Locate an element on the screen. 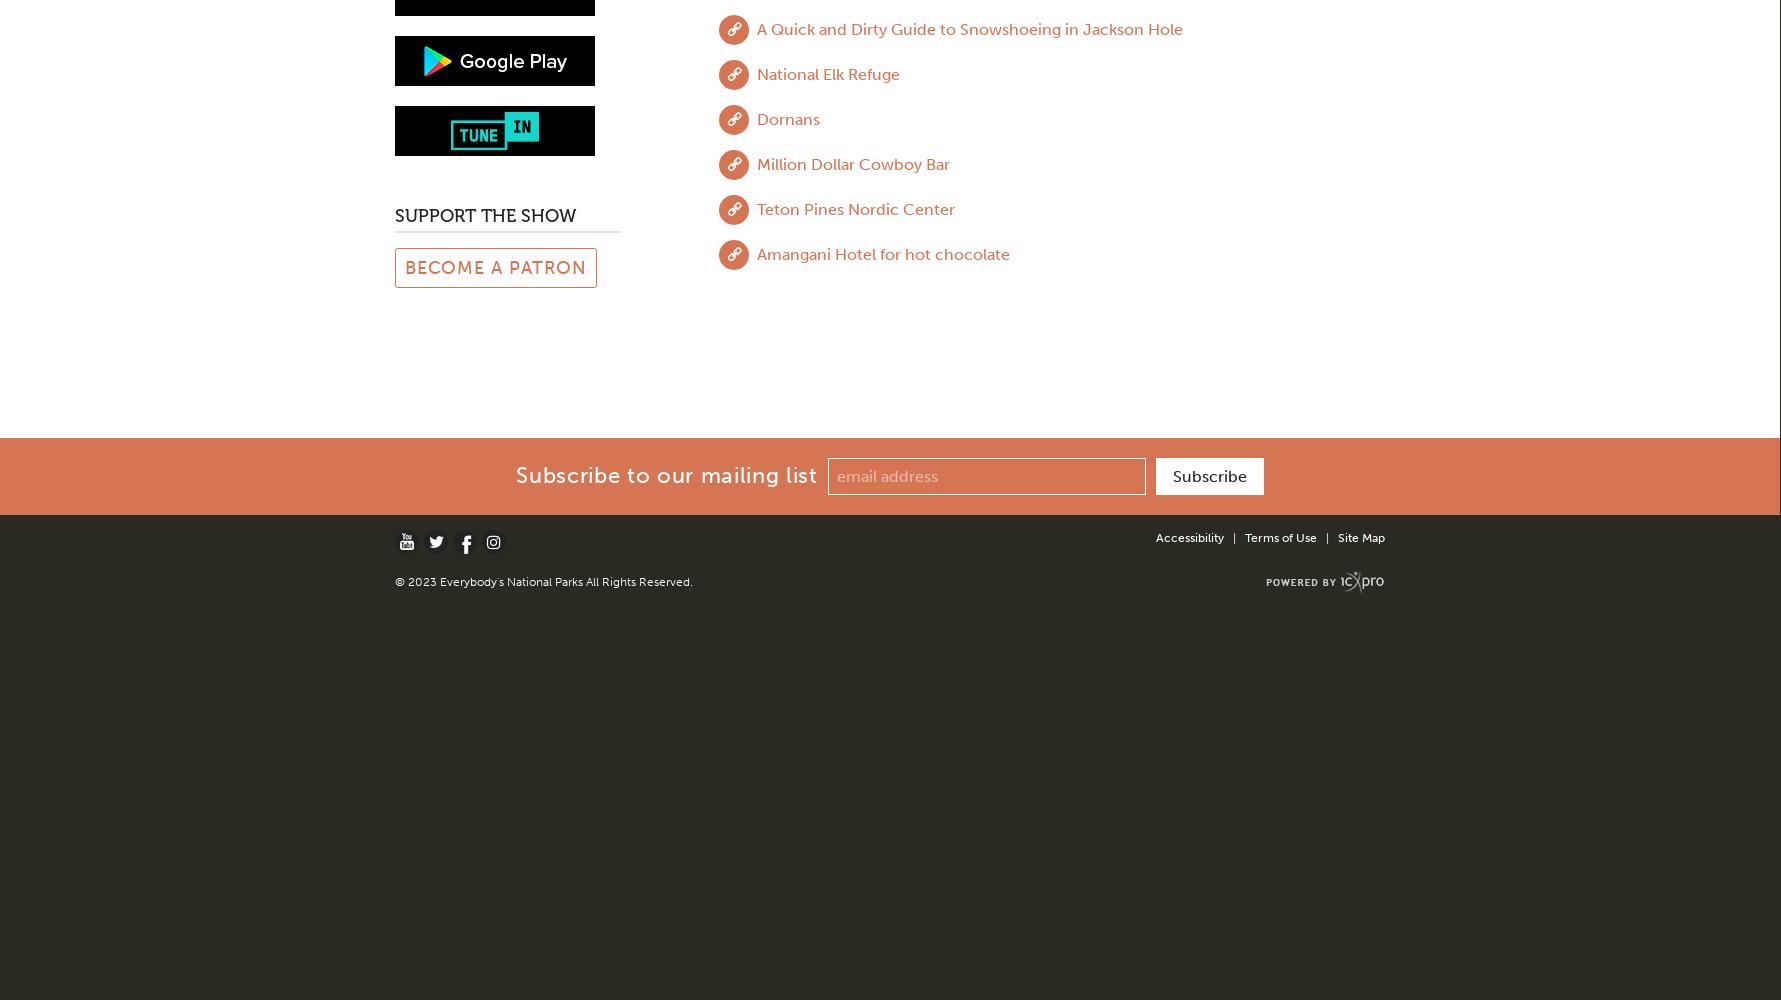  'Zion National Park' is located at coordinates (456, 88).